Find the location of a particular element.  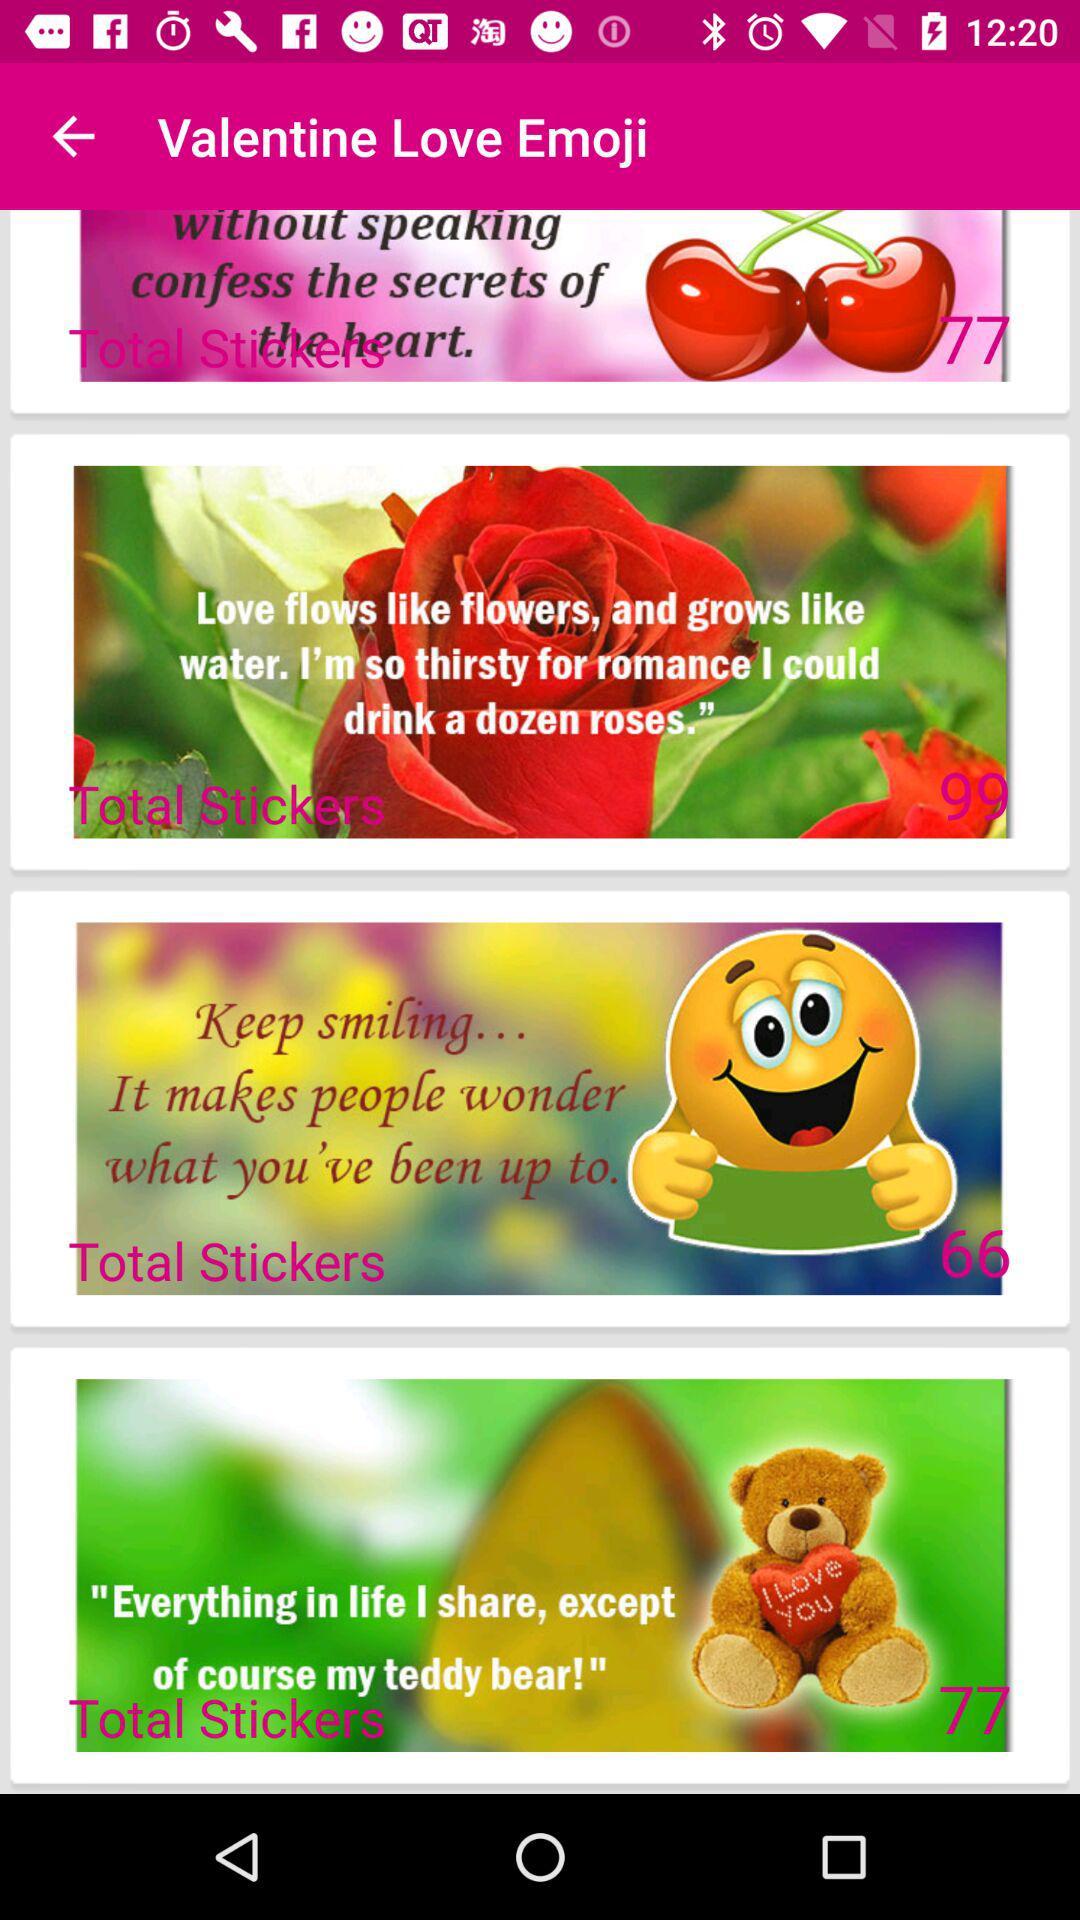

66 item is located at coordinates (974, 1250).